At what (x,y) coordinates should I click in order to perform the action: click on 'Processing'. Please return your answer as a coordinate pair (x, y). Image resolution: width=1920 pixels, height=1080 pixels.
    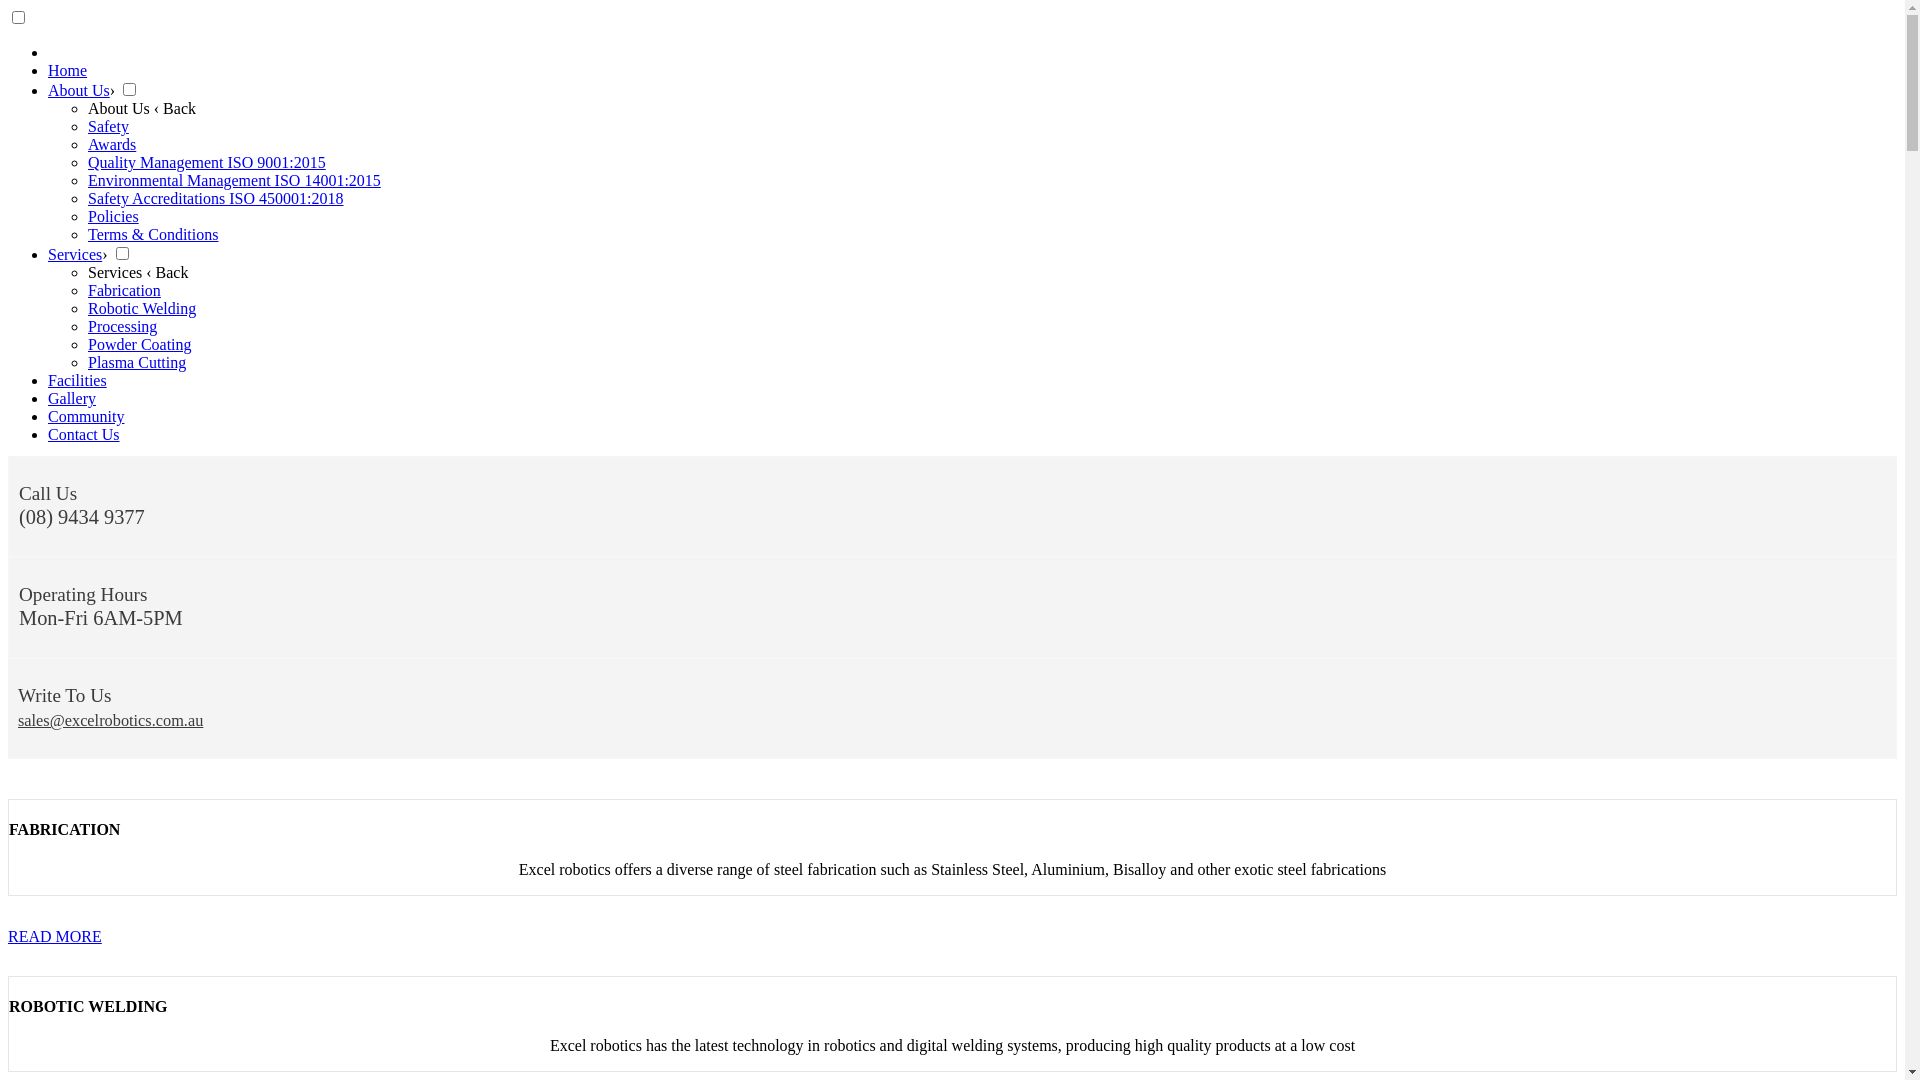
    Looking at the image, I should click on (121, 325).